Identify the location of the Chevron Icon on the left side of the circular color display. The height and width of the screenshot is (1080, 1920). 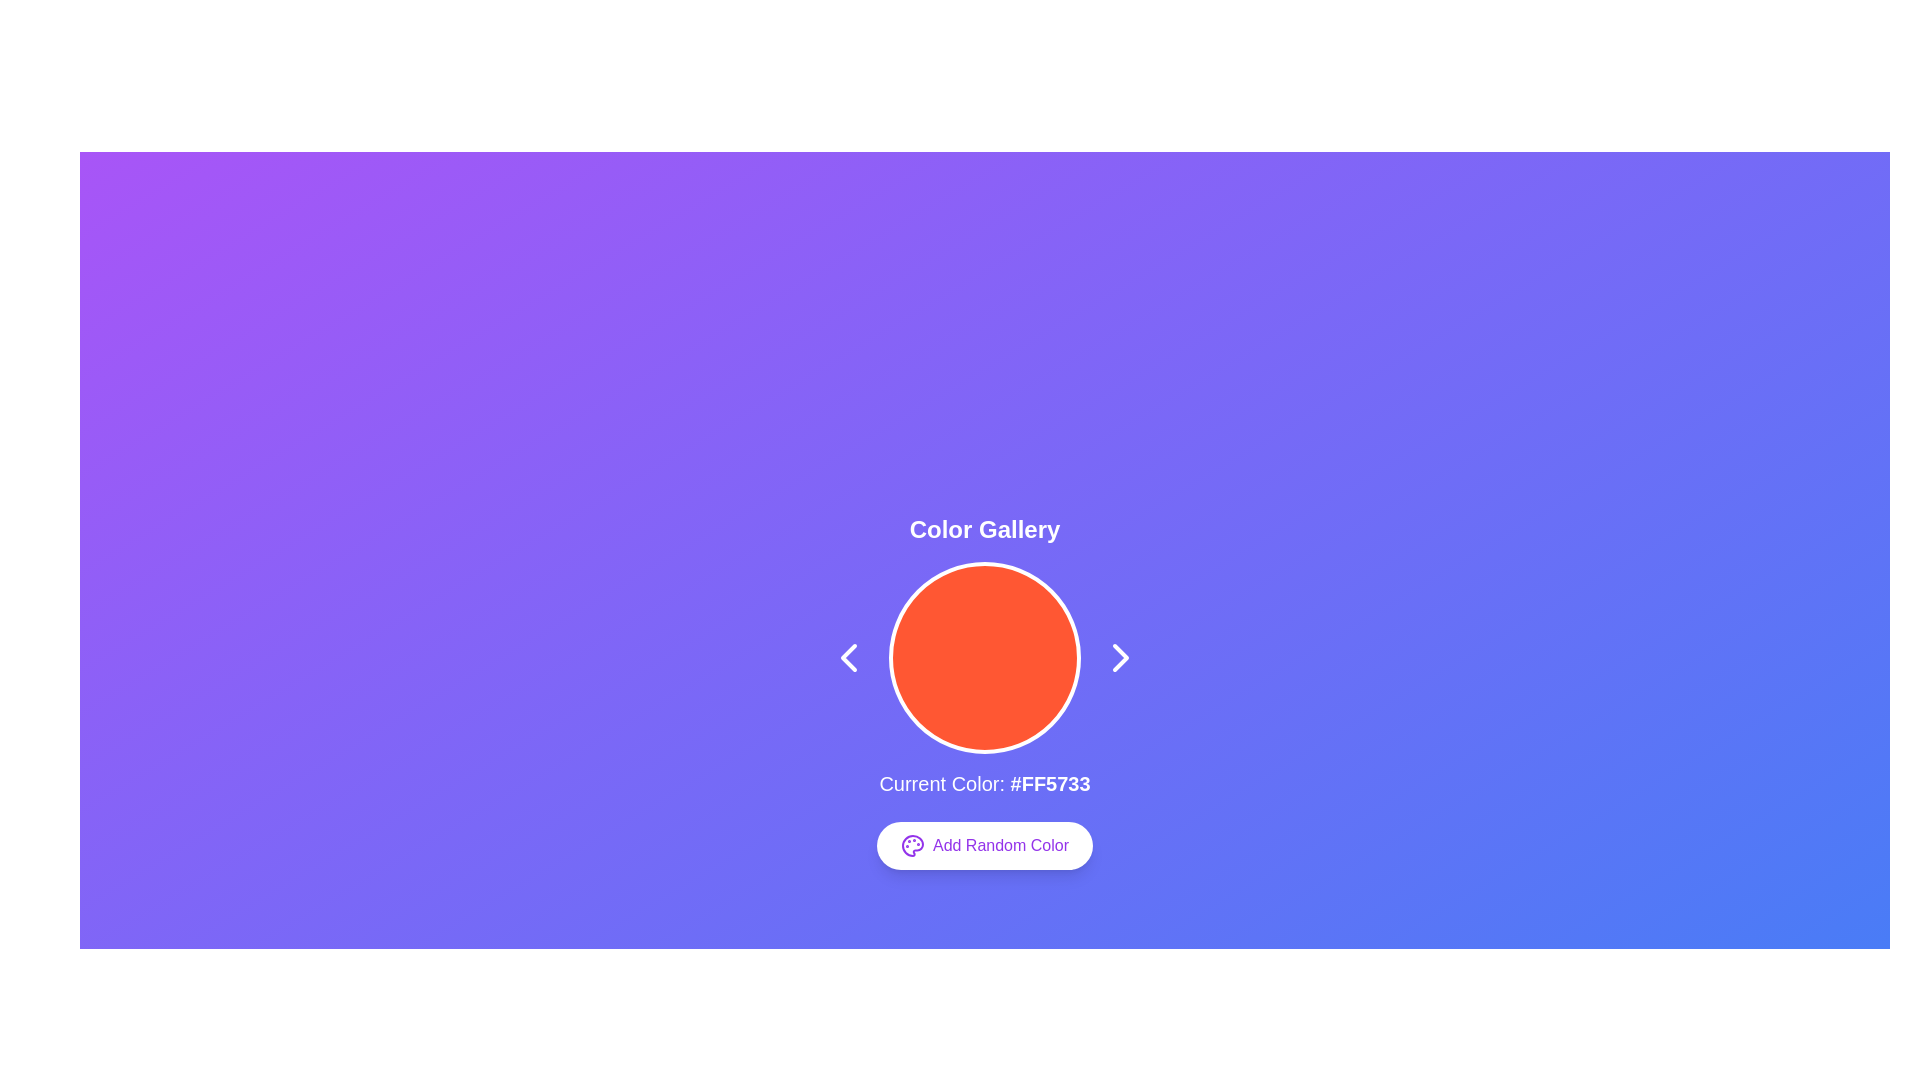
(849, 658).